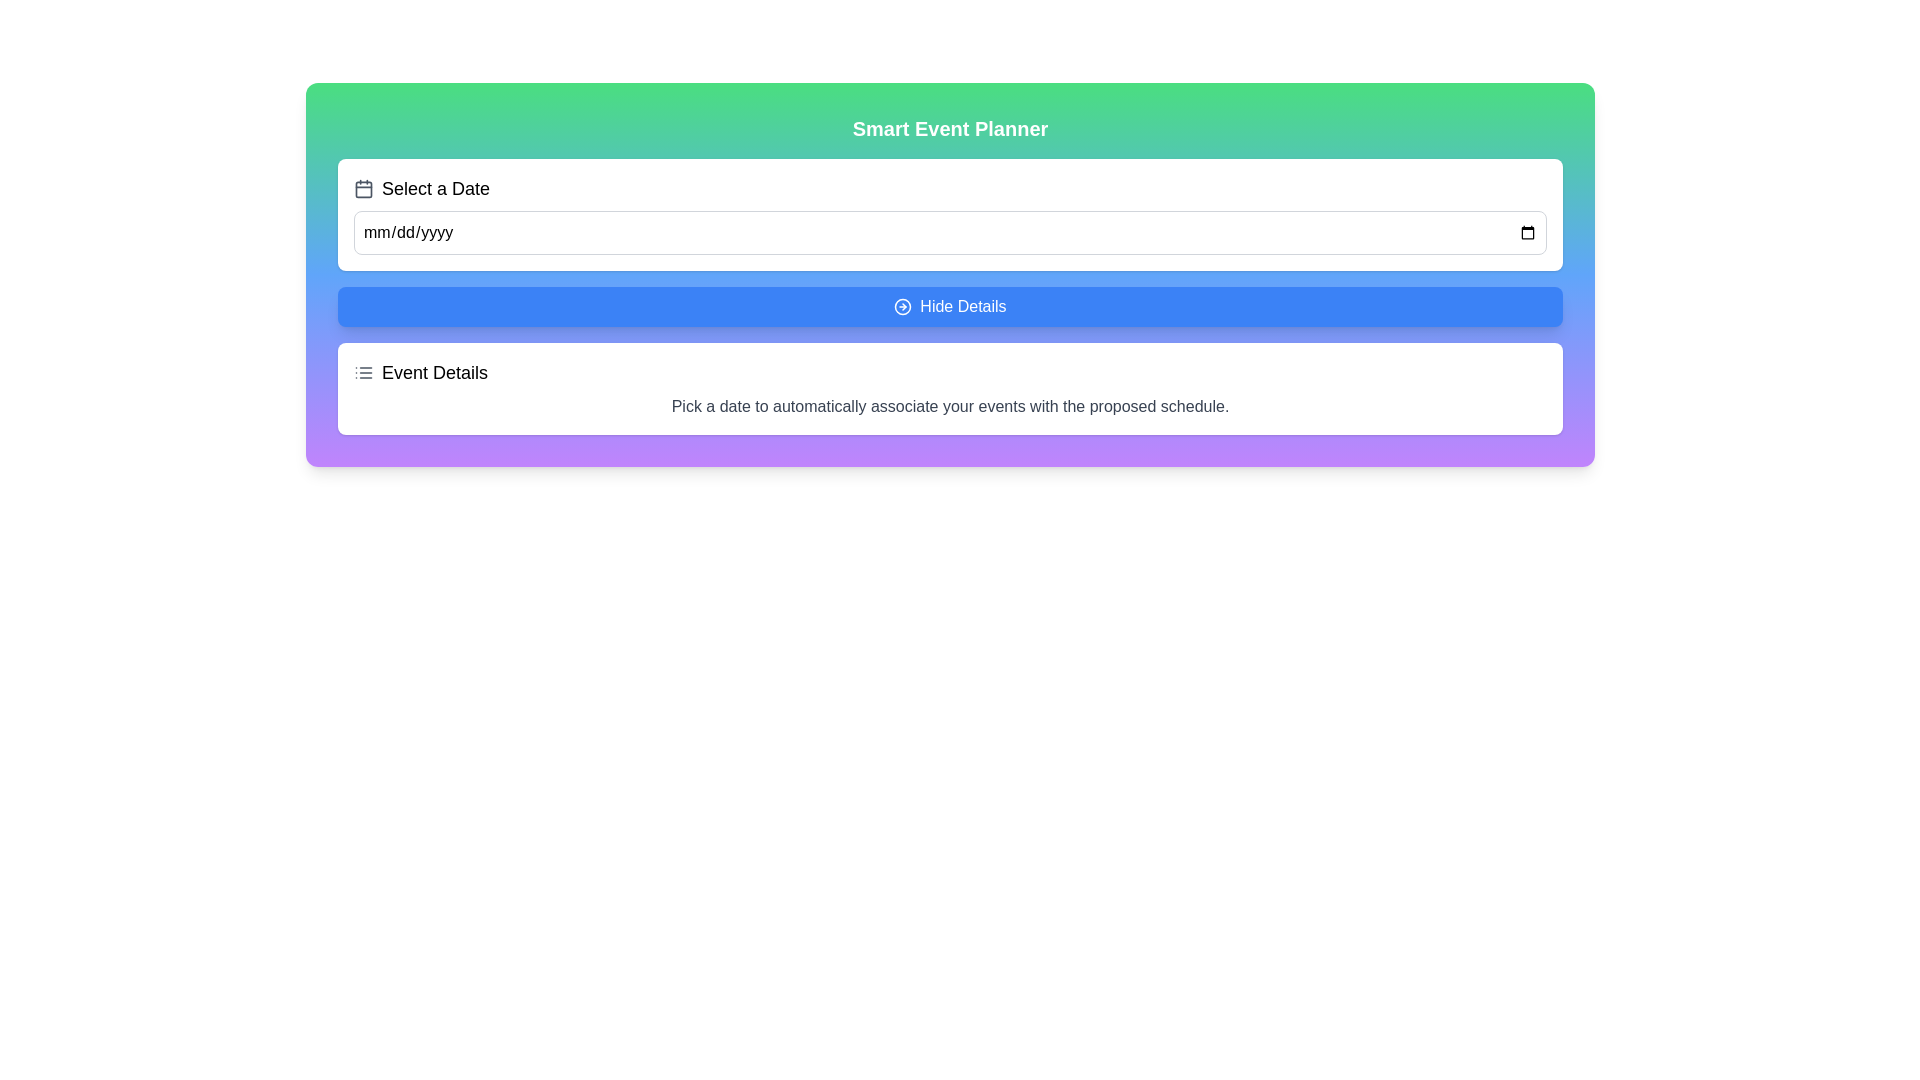  I want to click on the decorative SVG element that resembles a calendar icon, specifically the rectangular shape with rounded corners located near the left edge of the 'Select a Date' field, so click(364, 189).